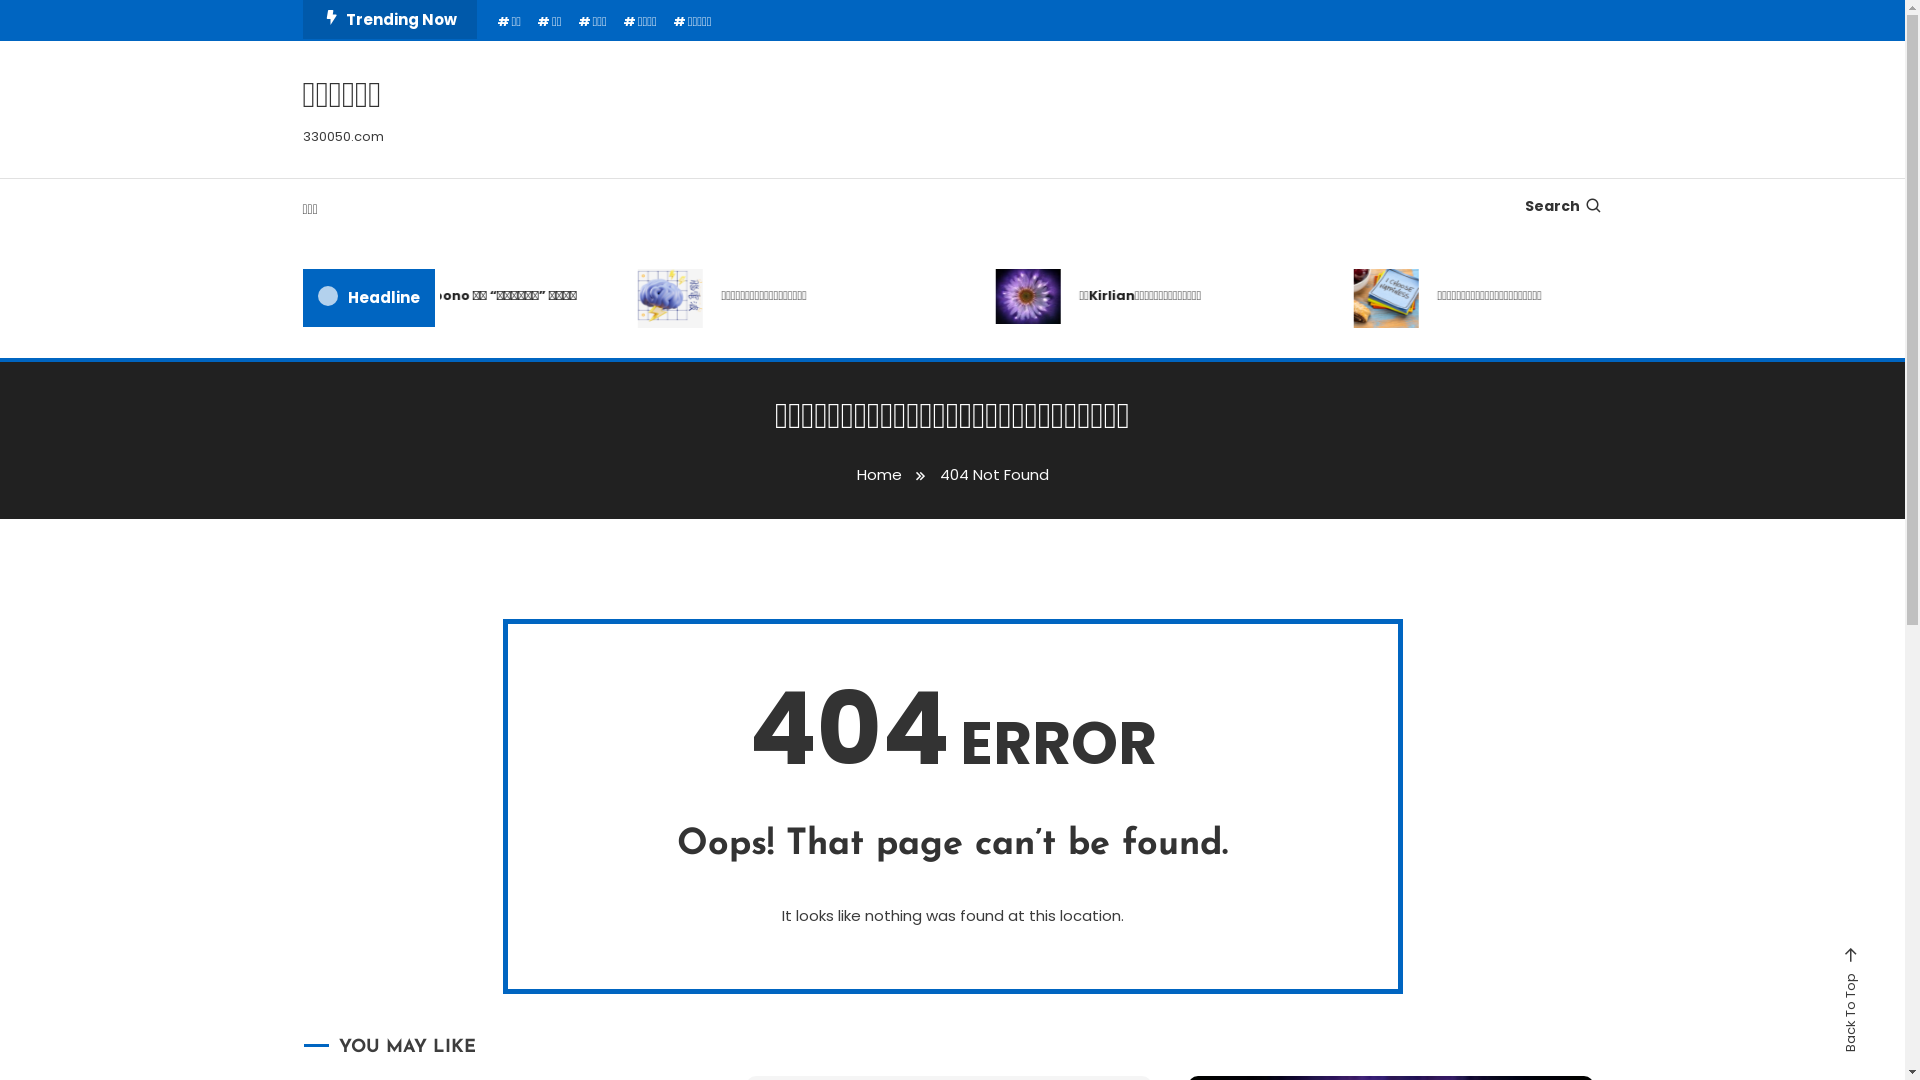 The image size is (1920, 1080). What do you see at coordinates (878, 474) in the screenshot?
I see `'Home'` at bounding box center [878, 474].